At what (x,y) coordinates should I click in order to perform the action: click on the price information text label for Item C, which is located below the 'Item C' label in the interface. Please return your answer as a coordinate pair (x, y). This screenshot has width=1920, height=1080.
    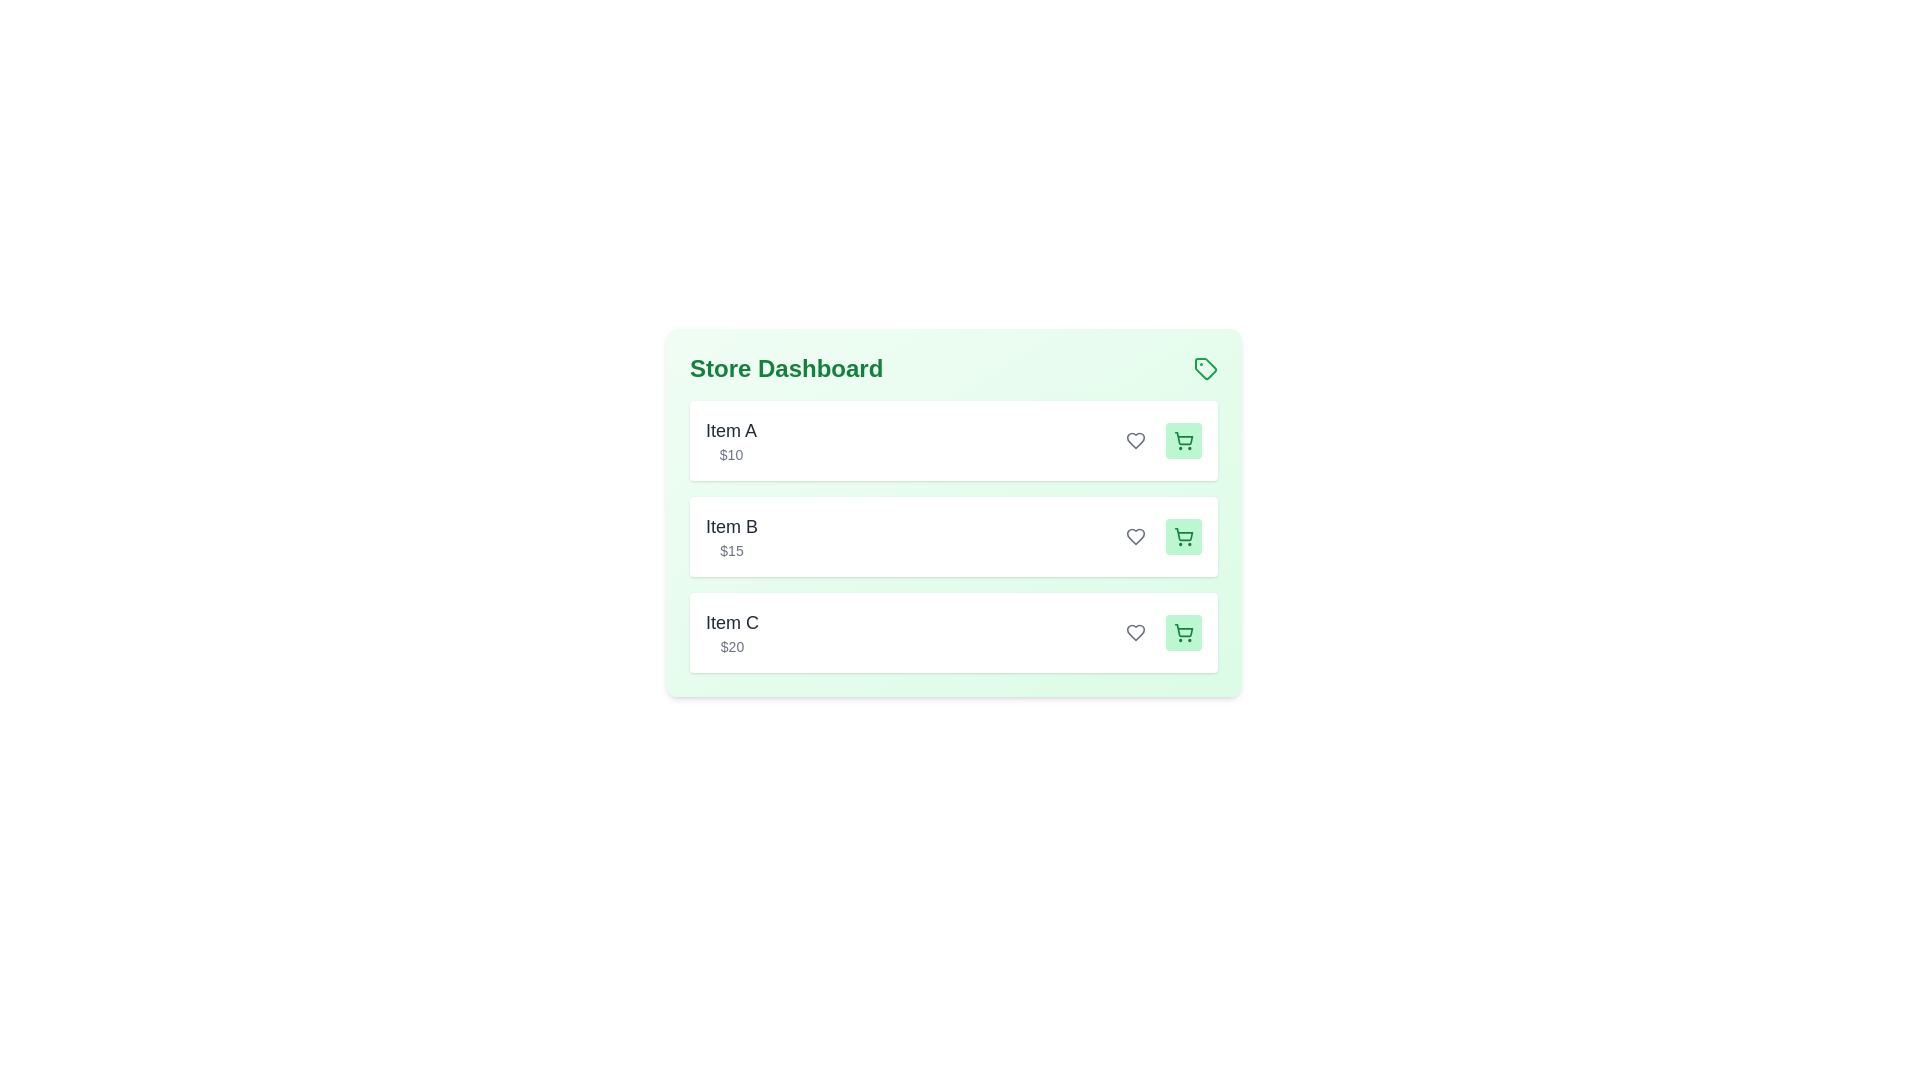
    Looking at the image, I should click on (731, 647).